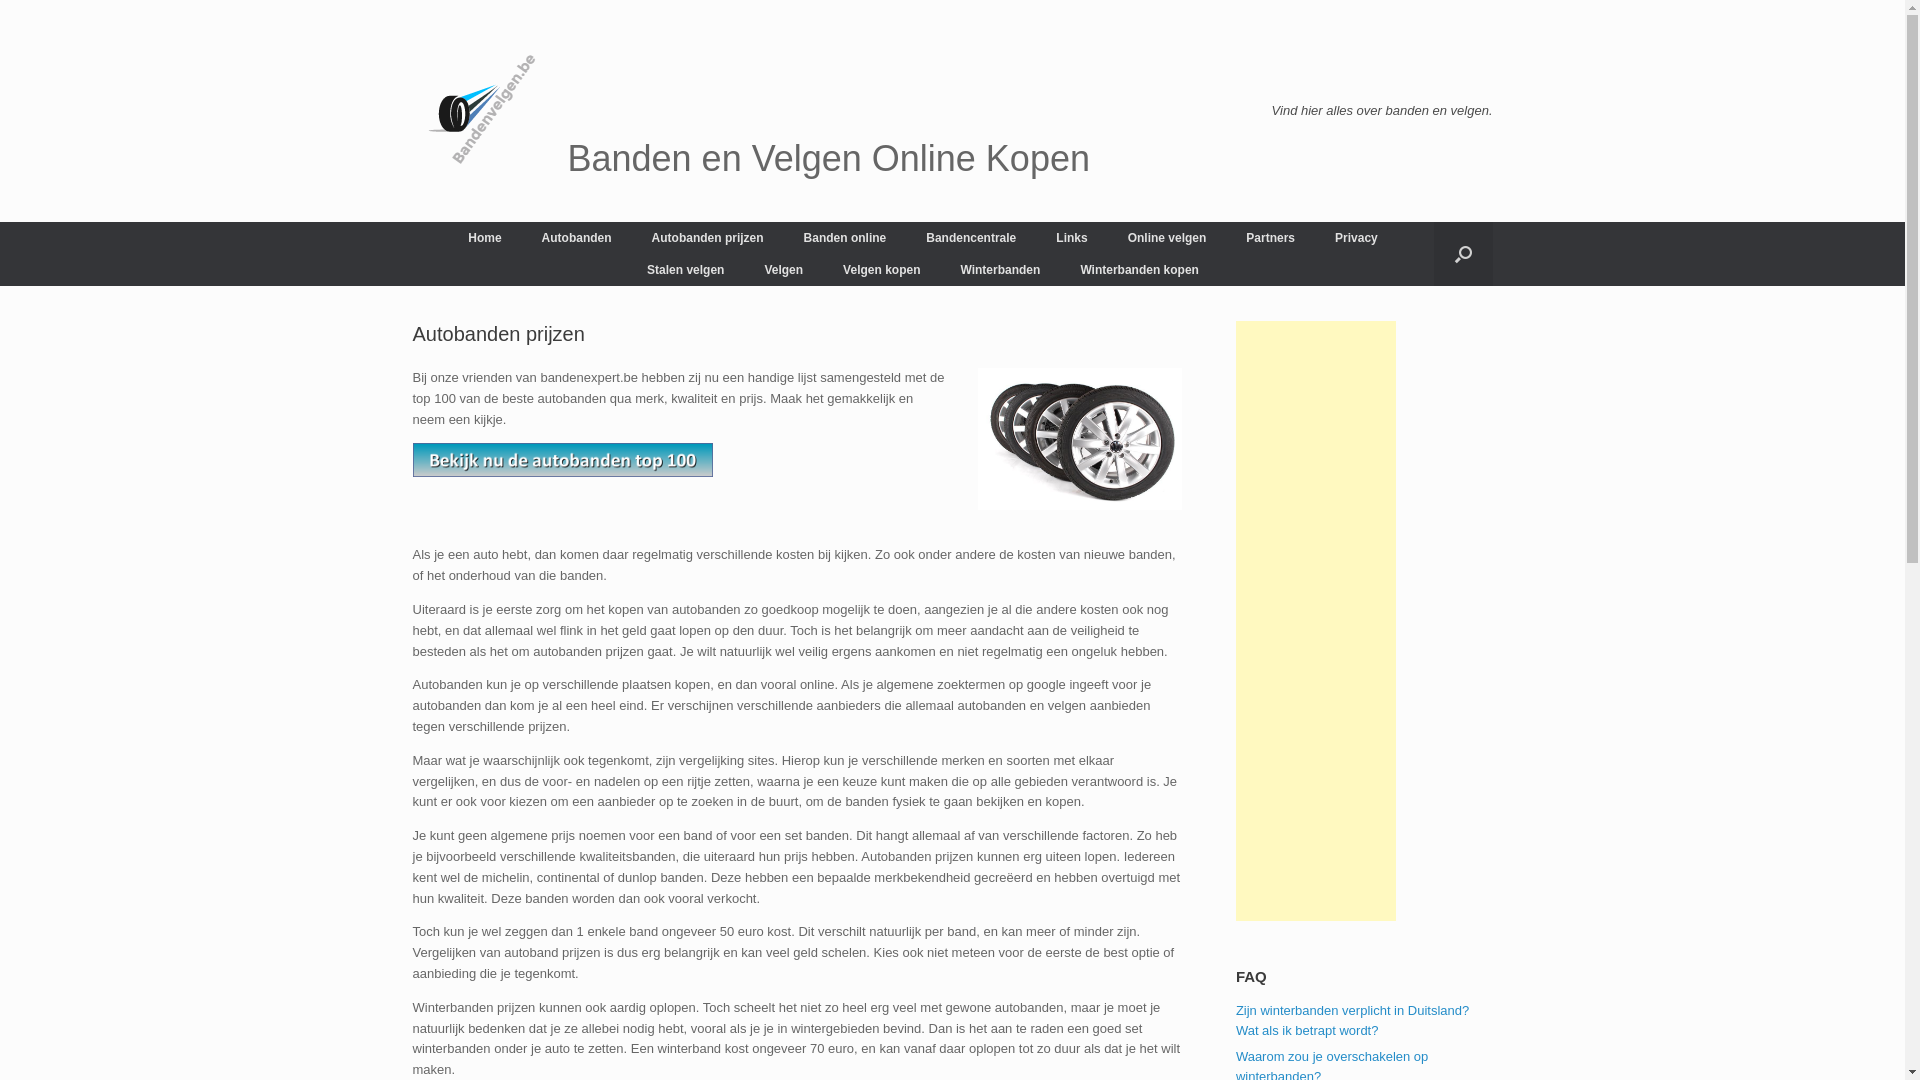  I want to click on 'Banden en Velgen Online Kopen', so click(749, 111).